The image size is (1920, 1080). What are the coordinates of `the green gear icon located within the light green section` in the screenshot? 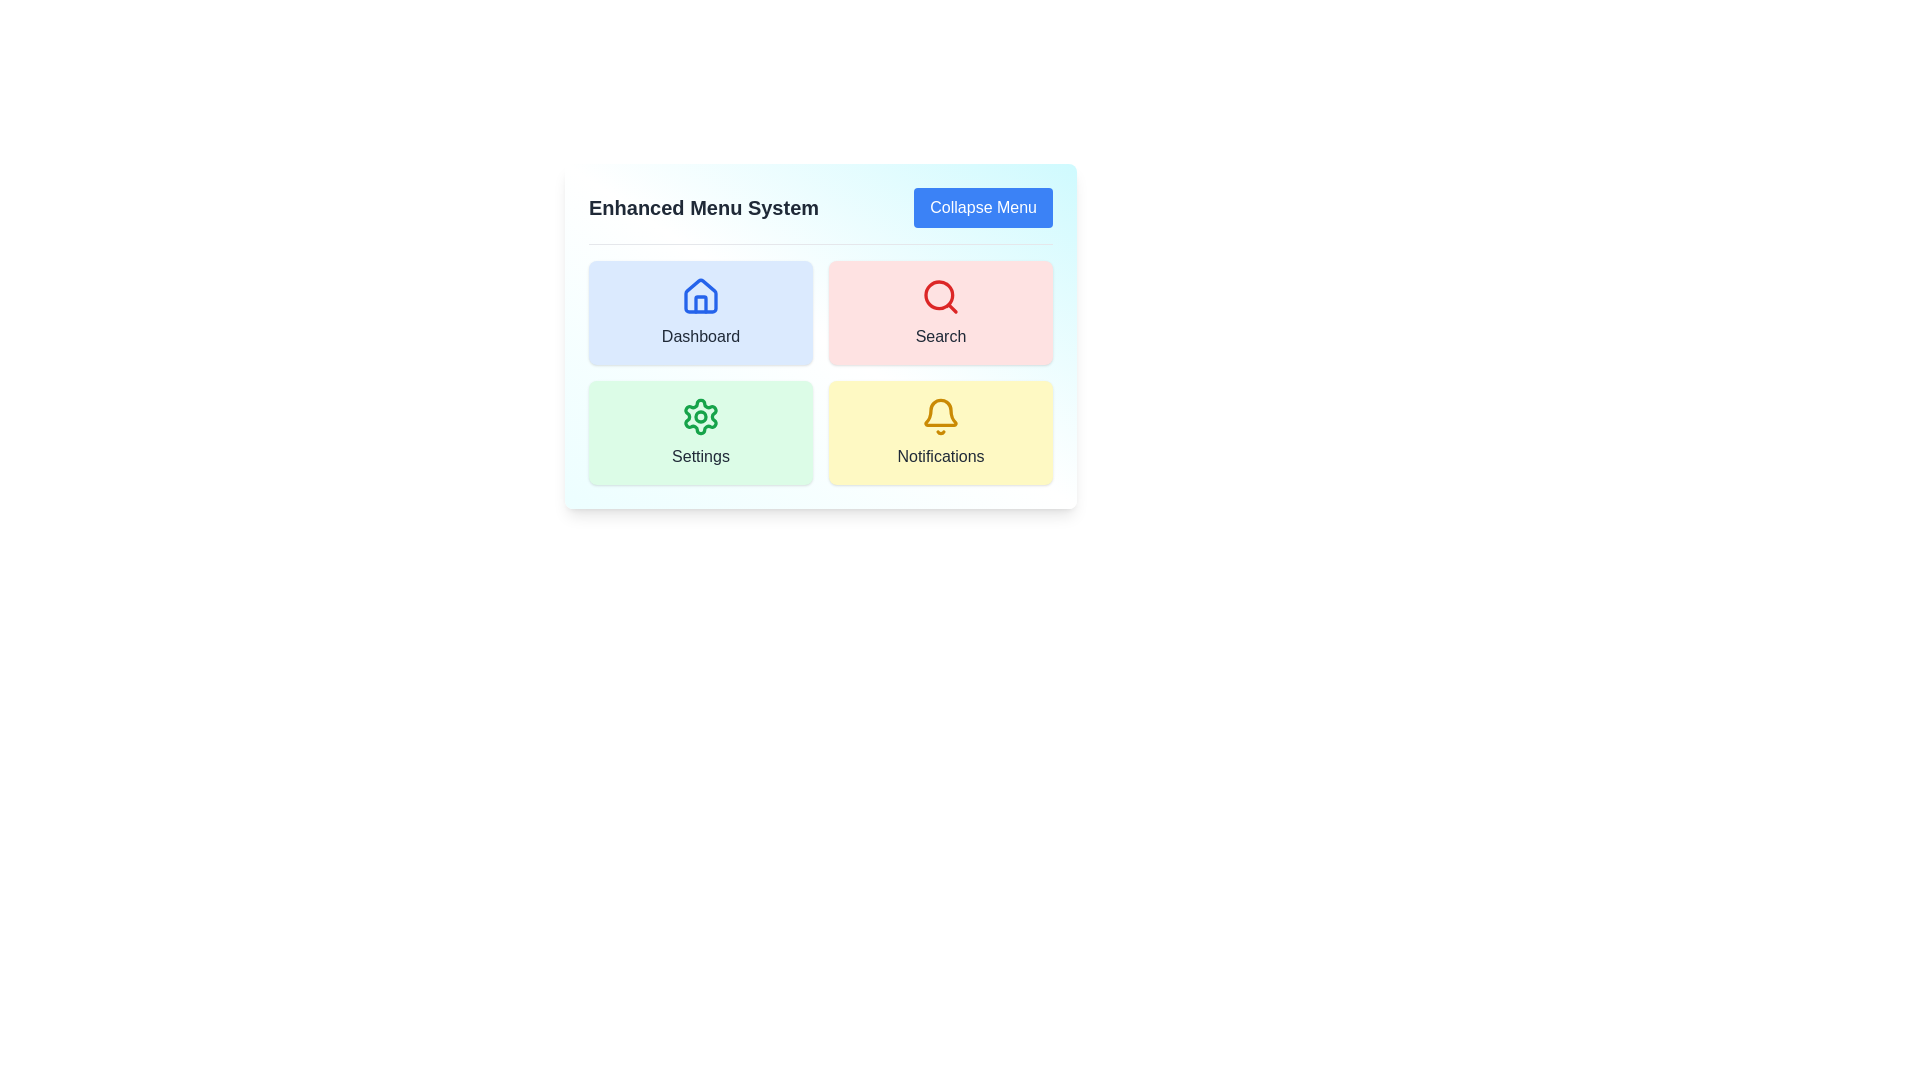 It's located at (700, 415).